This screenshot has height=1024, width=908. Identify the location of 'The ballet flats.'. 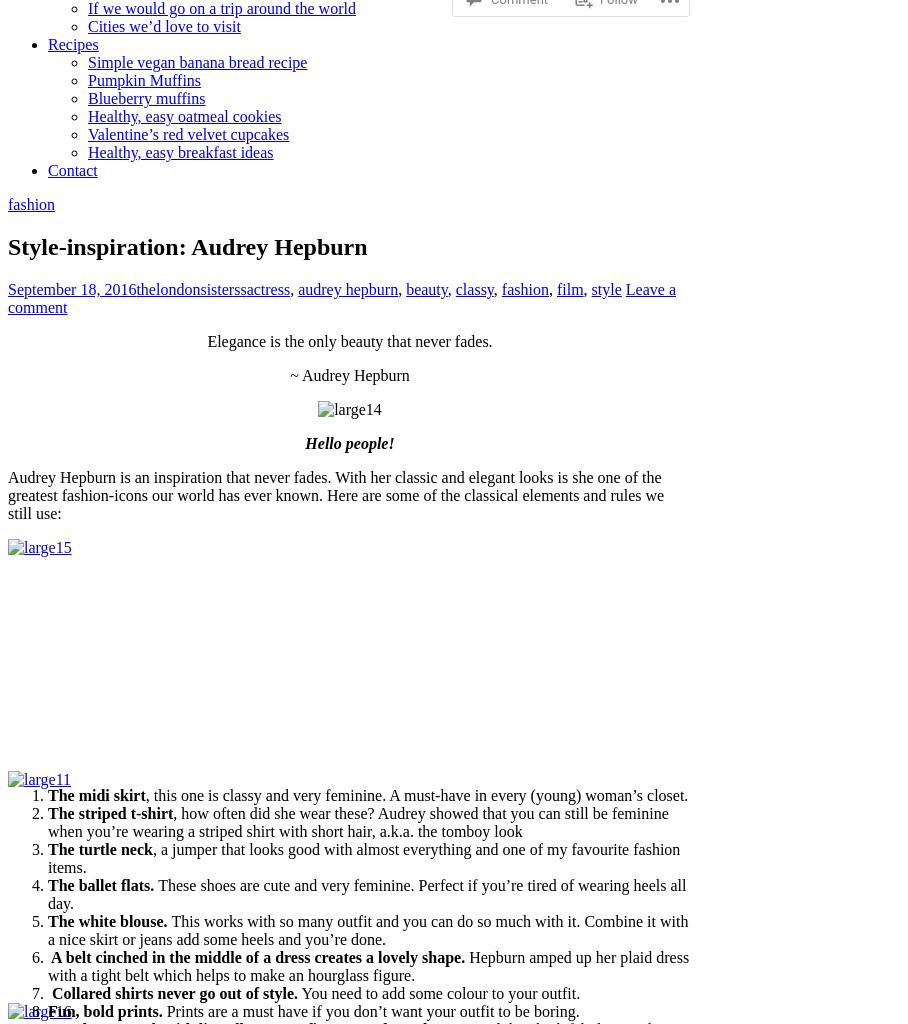
(48, 884).